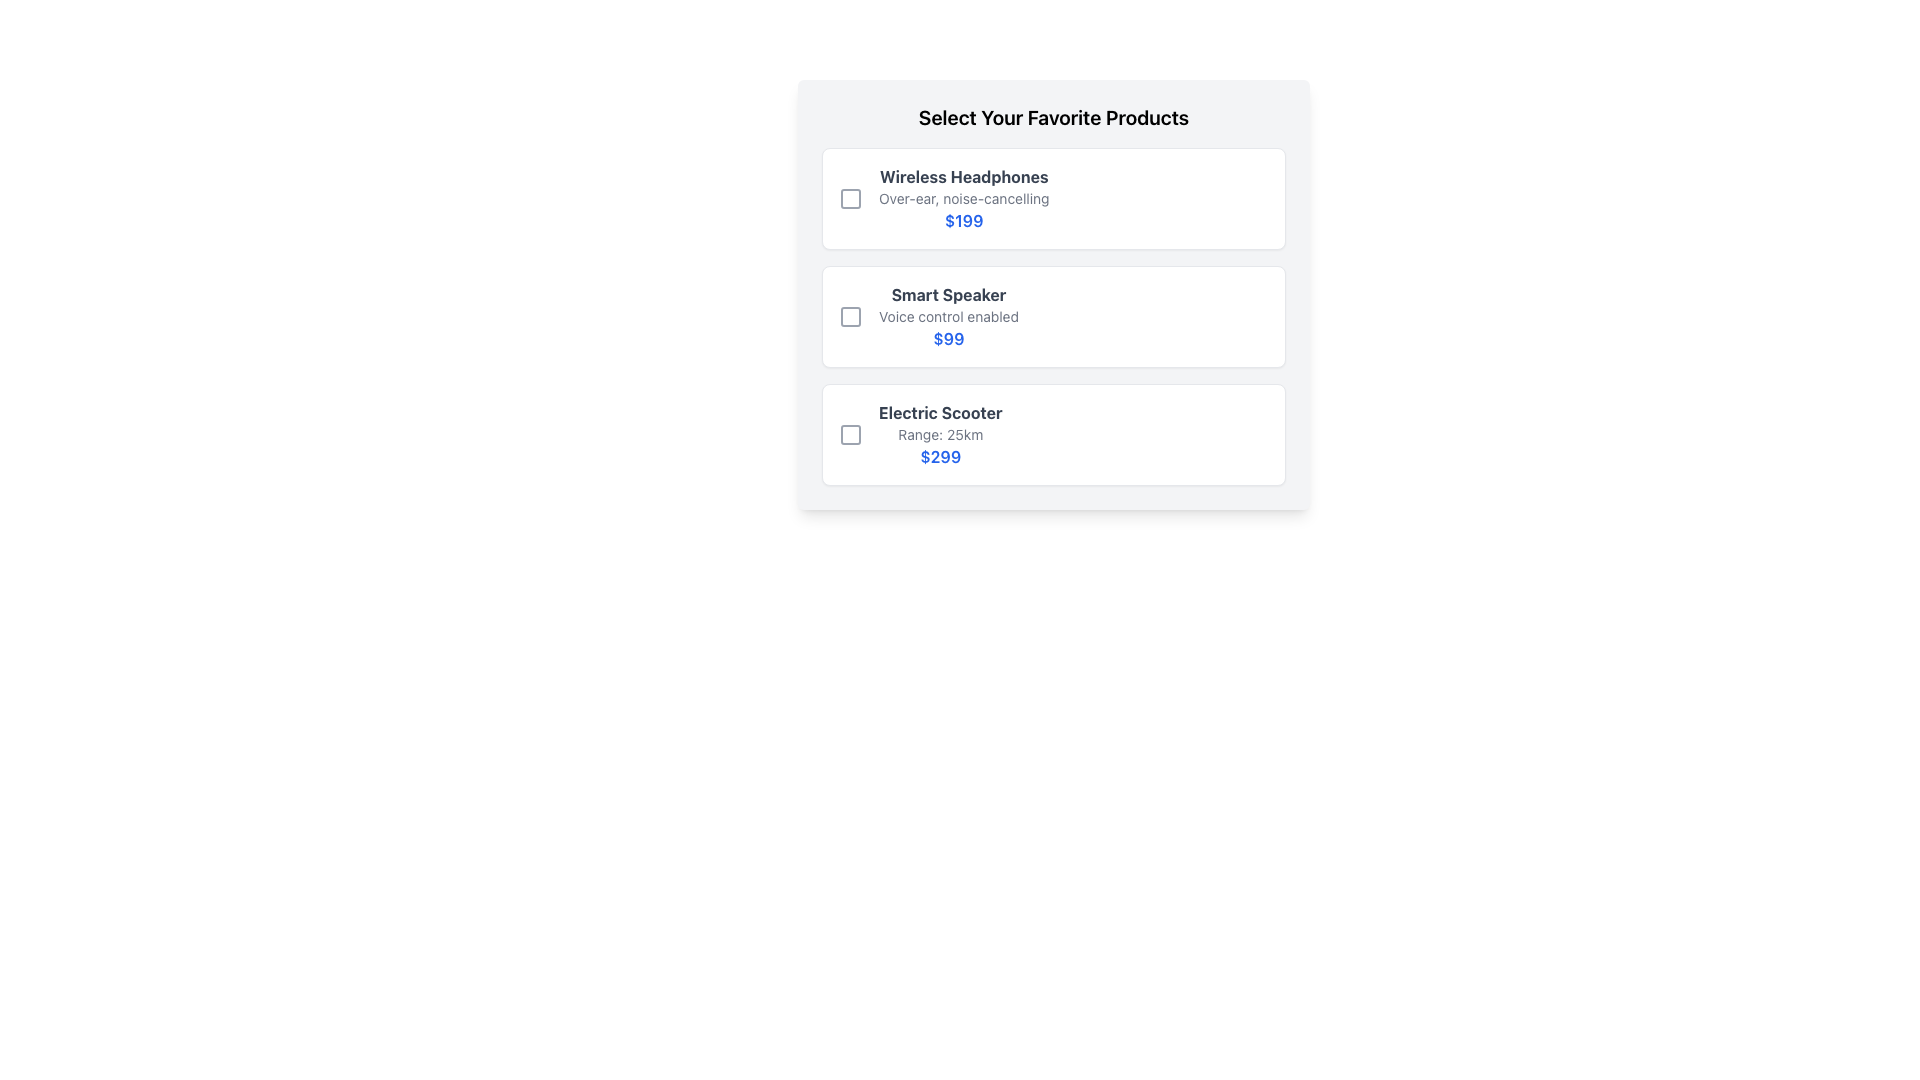 The image size is (1920, 1080). I want to click on the descriptive text label for the product 'Smart Speaker', which indicates its voice control capability, positioned below the bold title and above the price in the product options list, so click(948, 315).